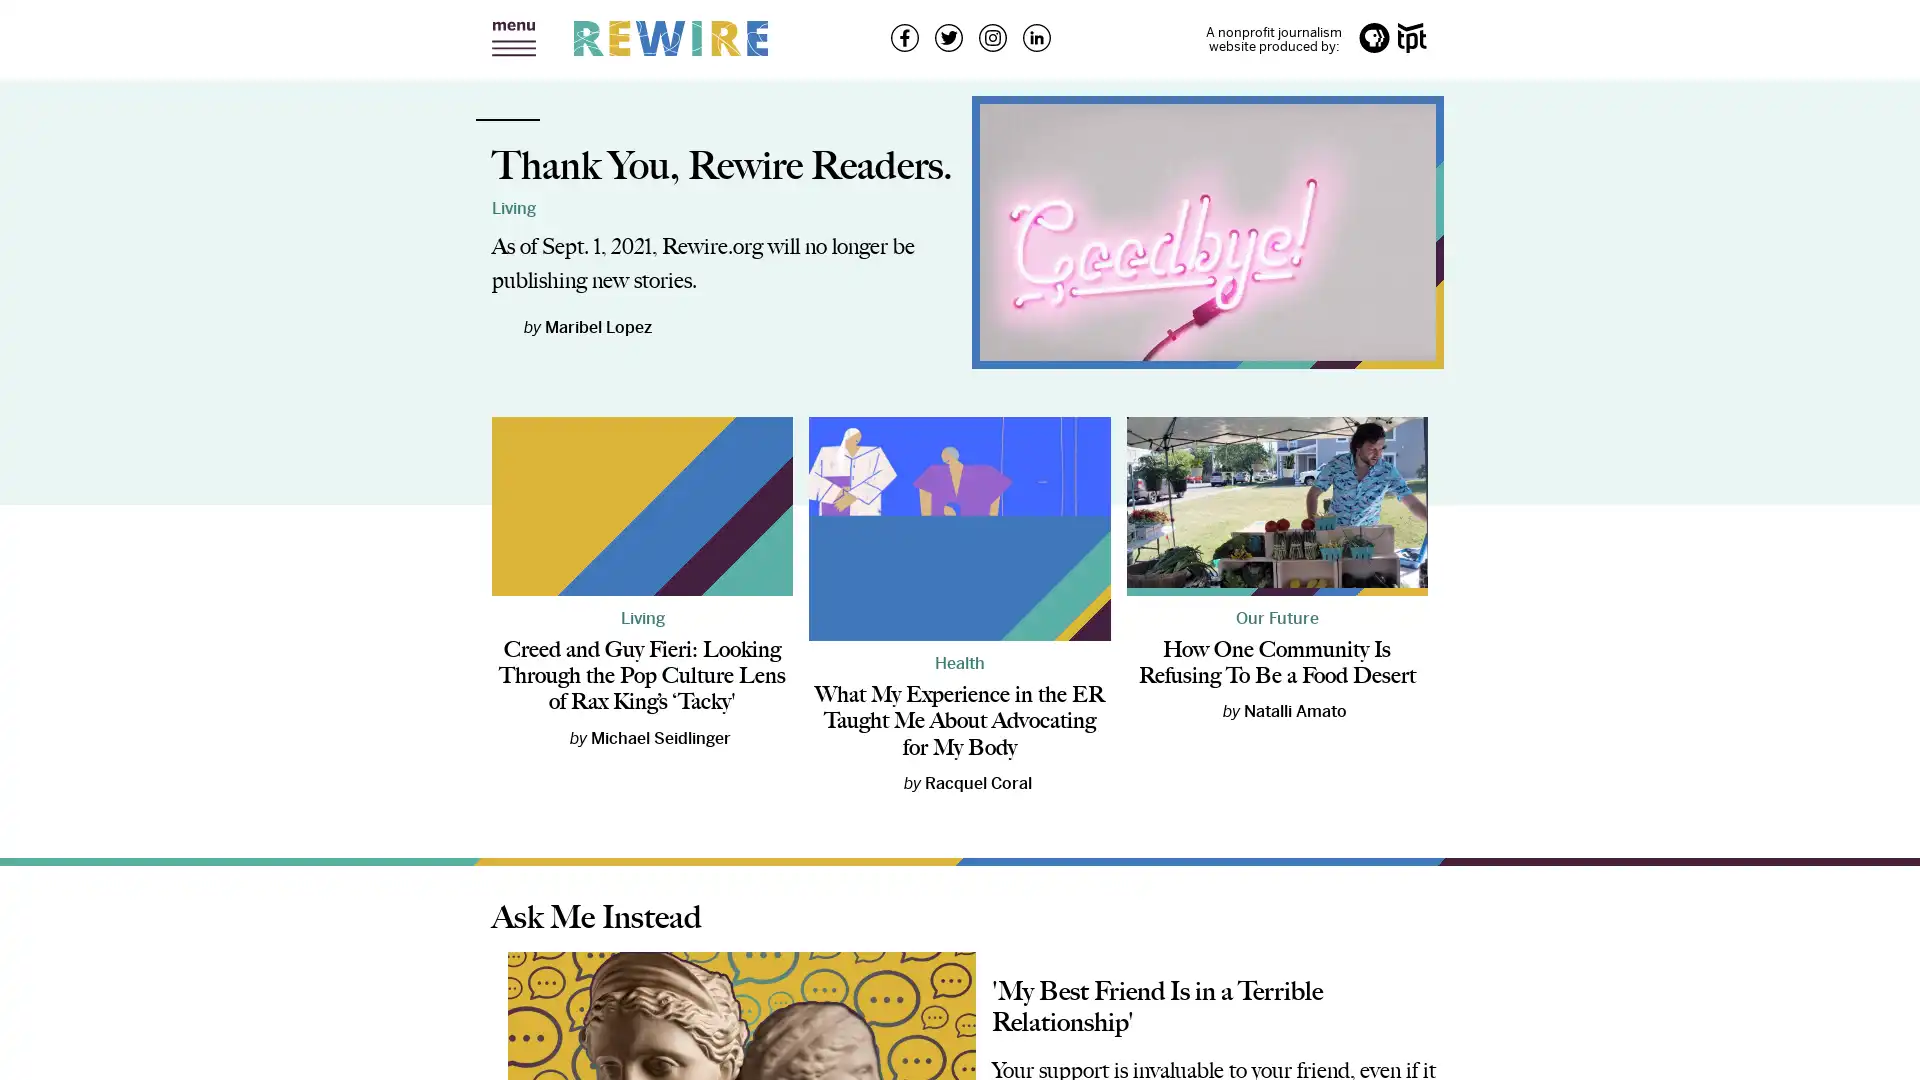 This screenshot has width=1920, height=1080. I want to click on Main Navigation Menu, so click(513, 39).